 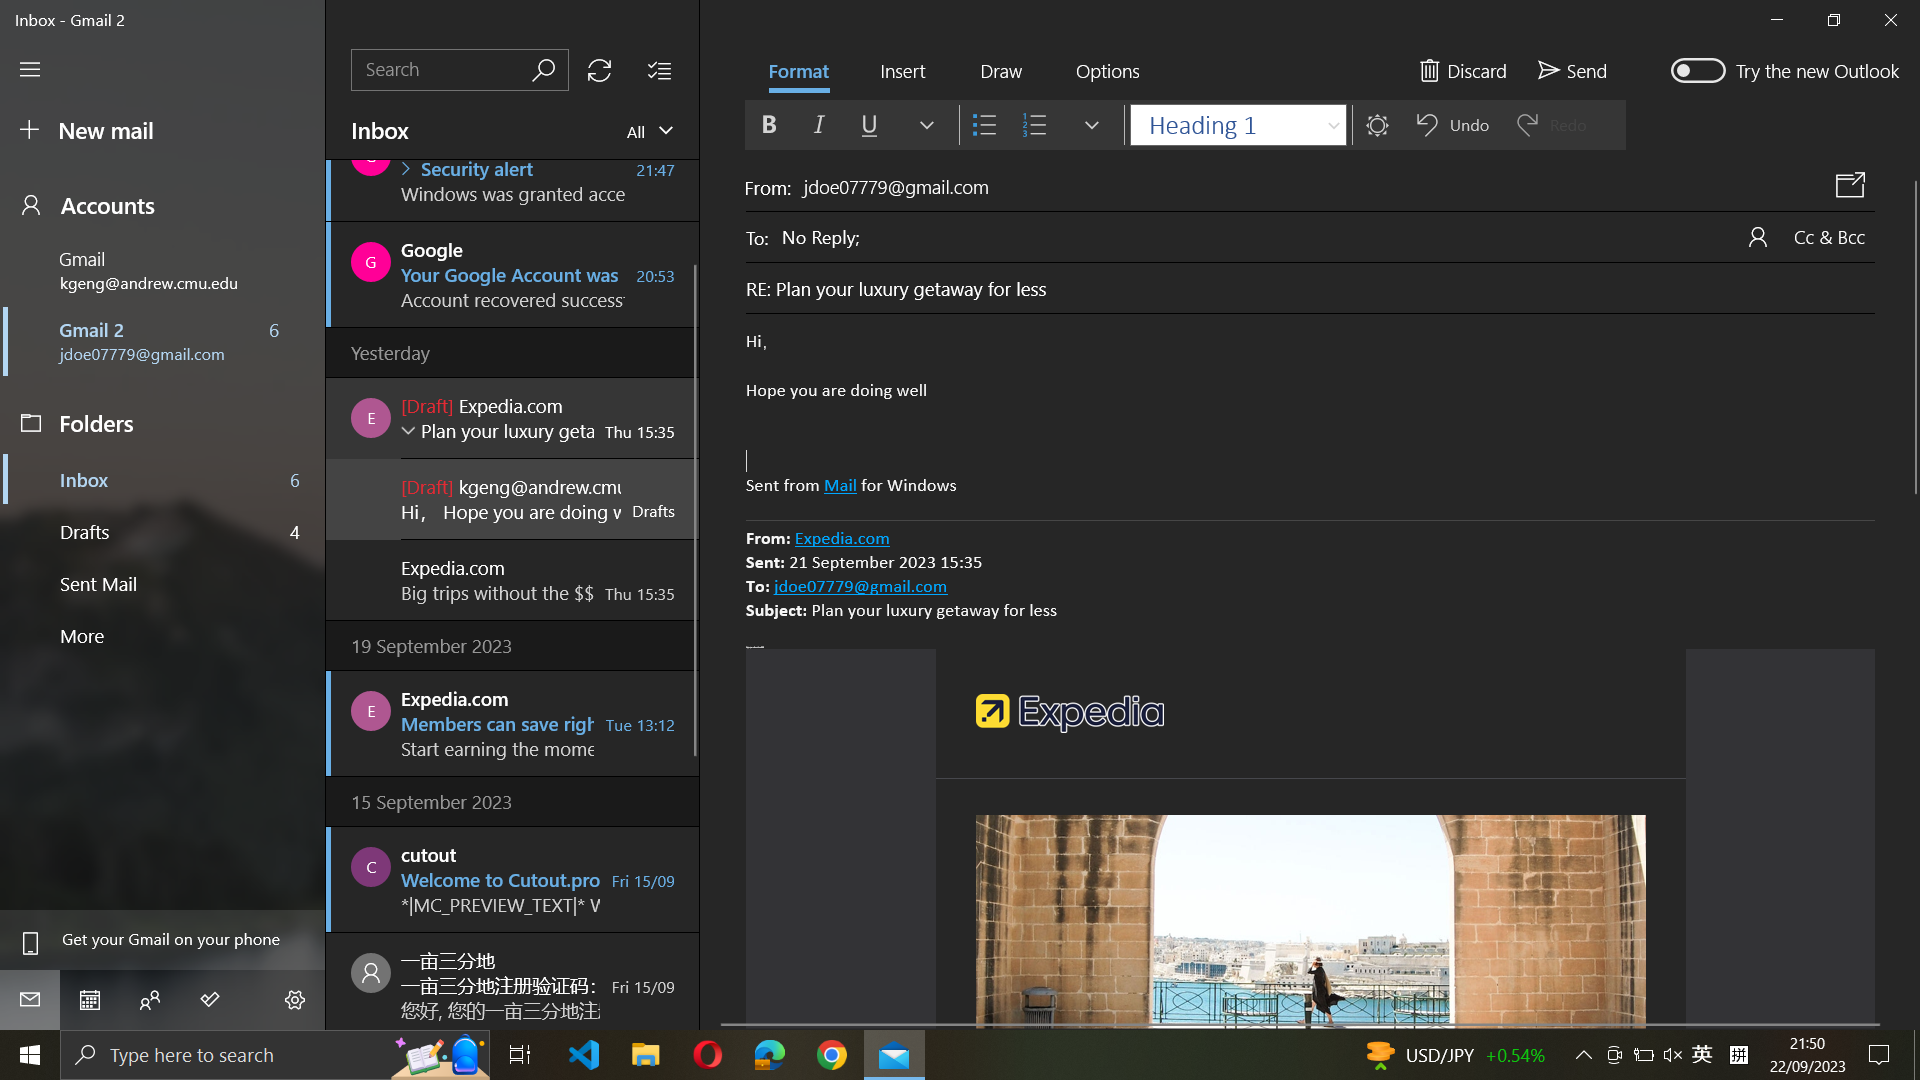 I want to click on Update account to kgeng@andrew.cmu.edu, so click(x=166, y=268).